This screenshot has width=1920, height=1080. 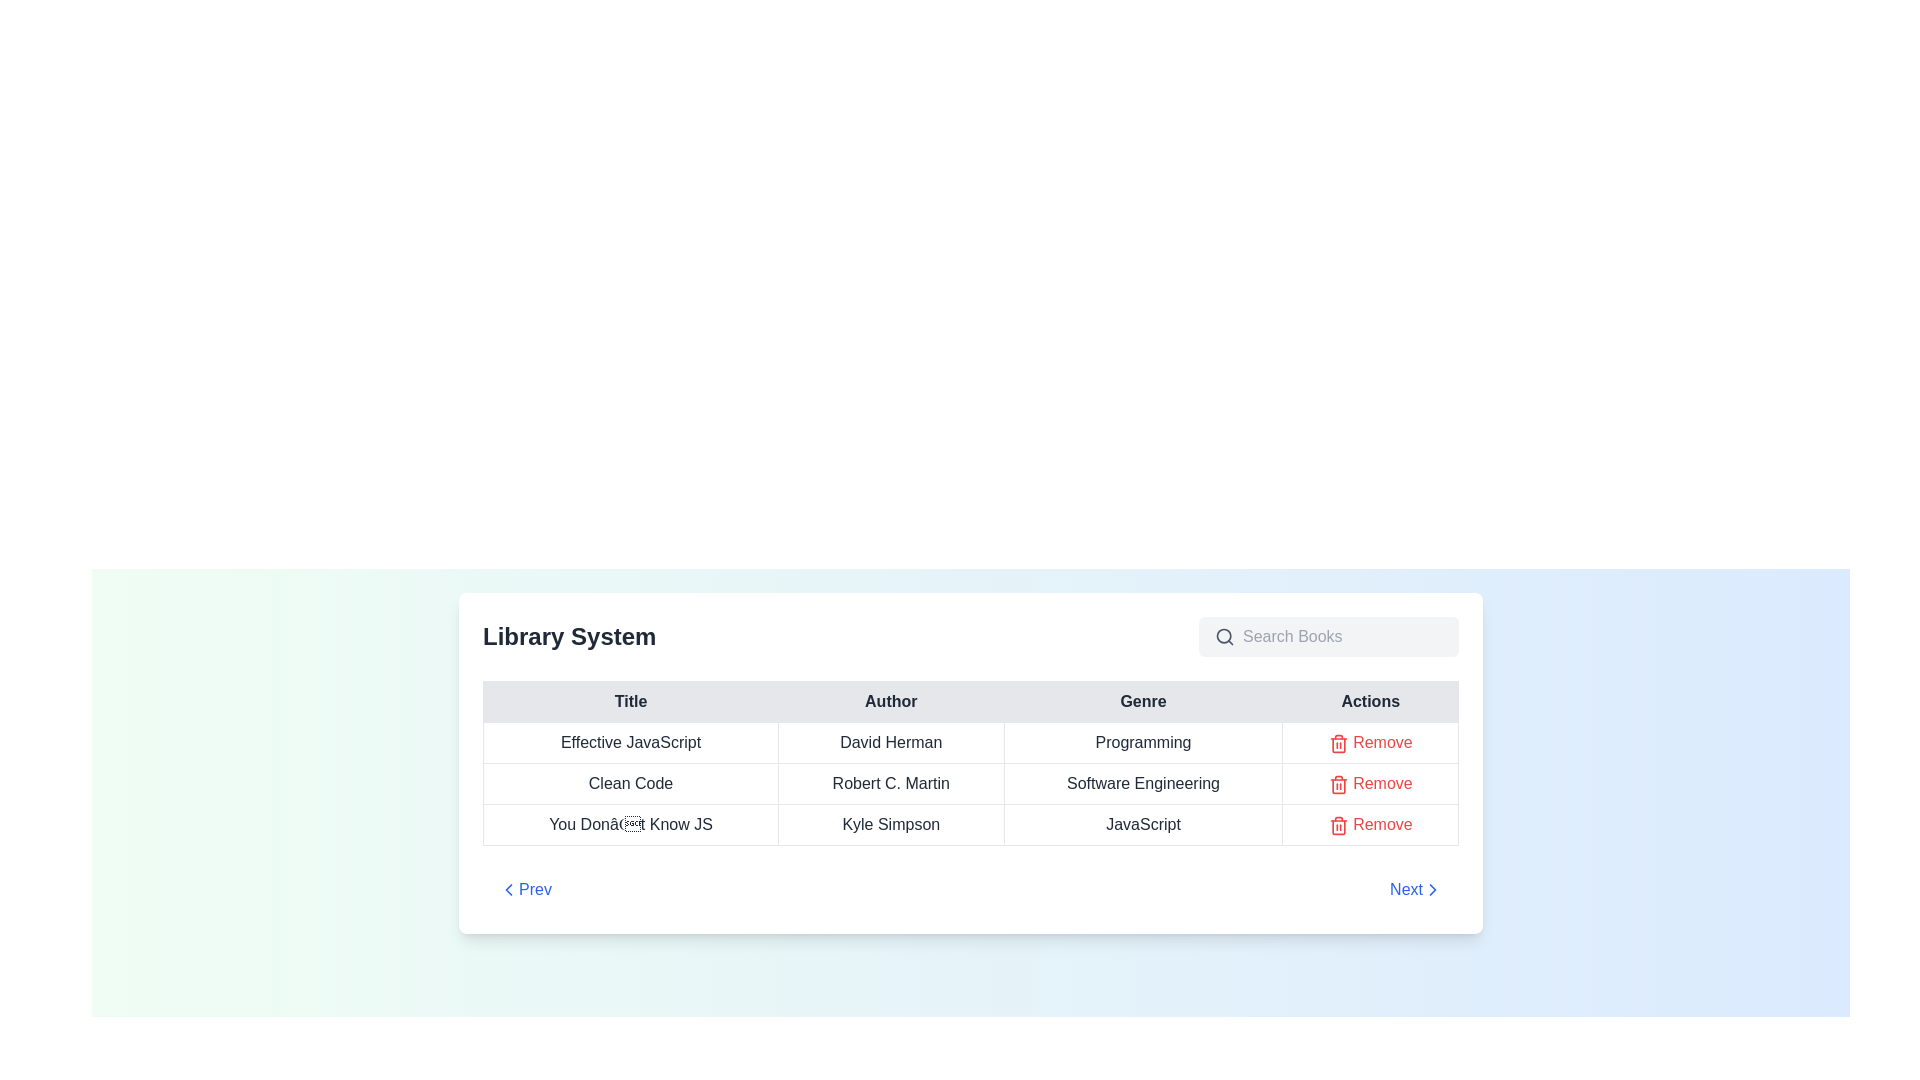 I want to click on the trash icon SVG element, which is styled with rounded stroke lines and a red color scheme, located adjacent to the 'Remove' label in the last row of the table under the 'Actions' column, so click(x=1338, y=745).